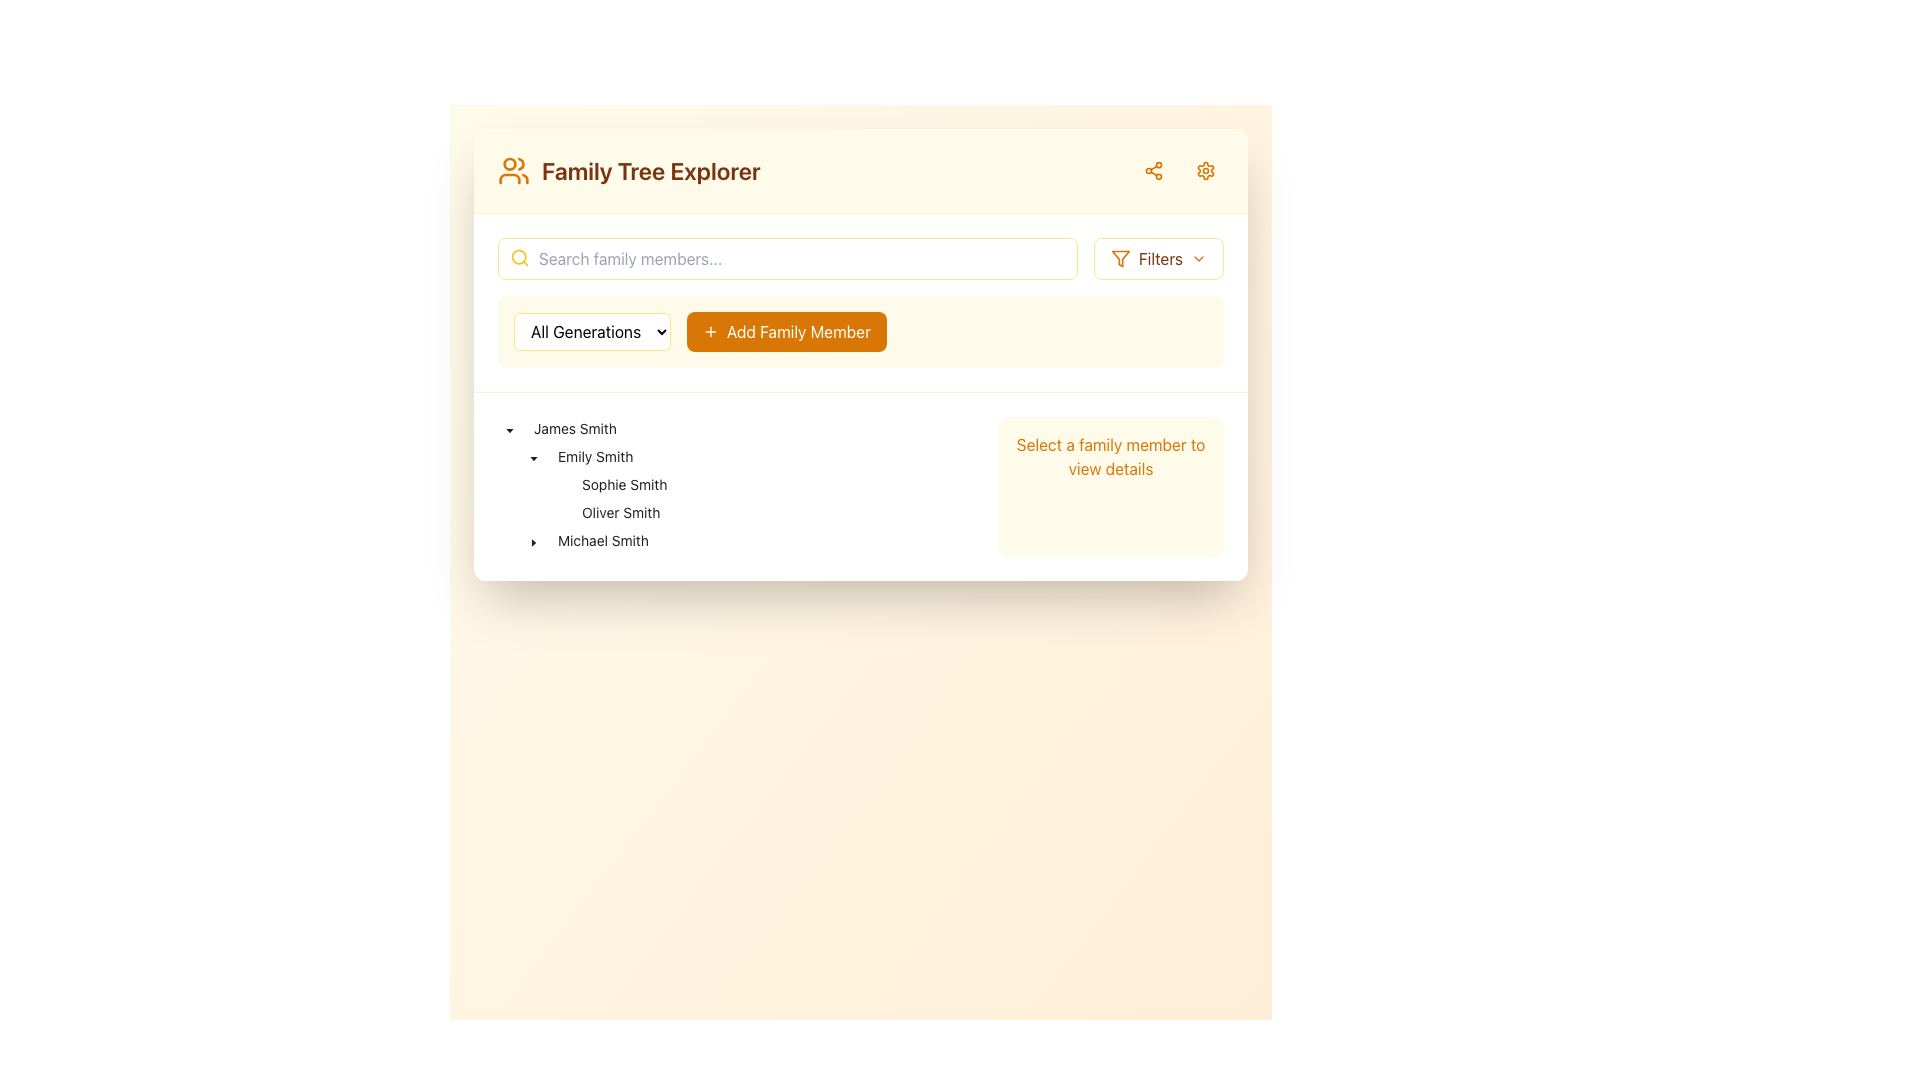 This screenshot has width=1920, height=1080. What do you see at coordinates (1120, 257) in the screenshot?
I see `the filter icon located in the top-right section of the main content area, which serves as a visual indicator for filtering content` at bounding box center [1120, 257].